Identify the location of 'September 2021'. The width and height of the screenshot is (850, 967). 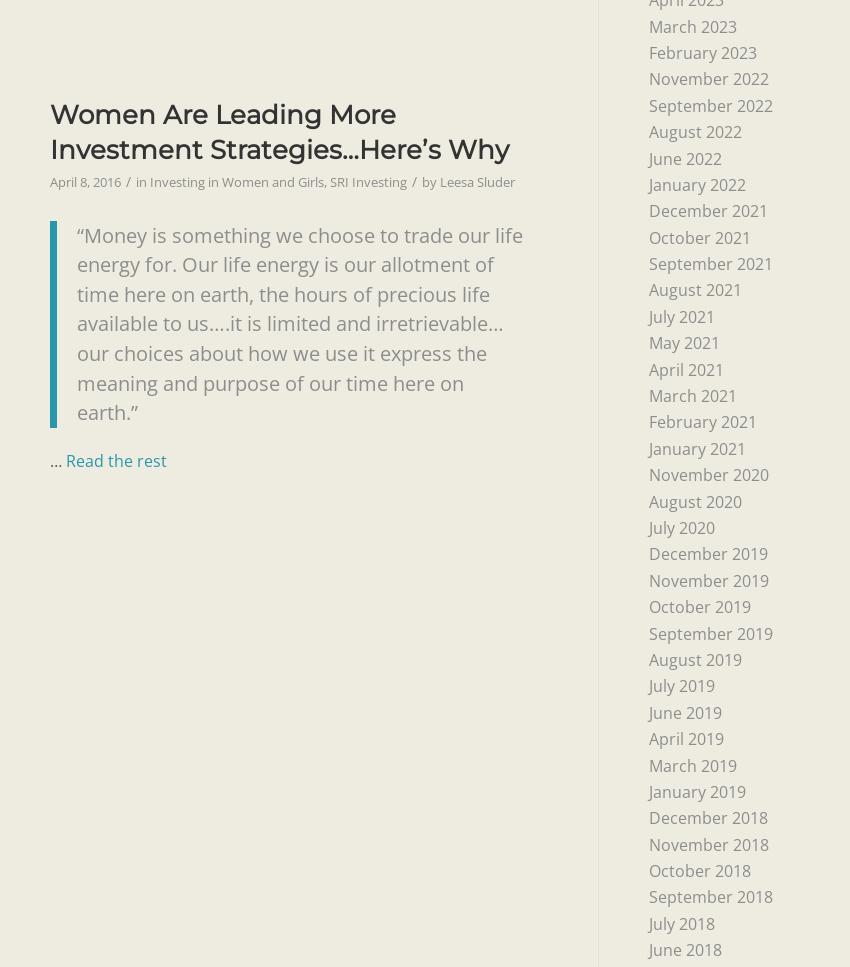
(709, 262).